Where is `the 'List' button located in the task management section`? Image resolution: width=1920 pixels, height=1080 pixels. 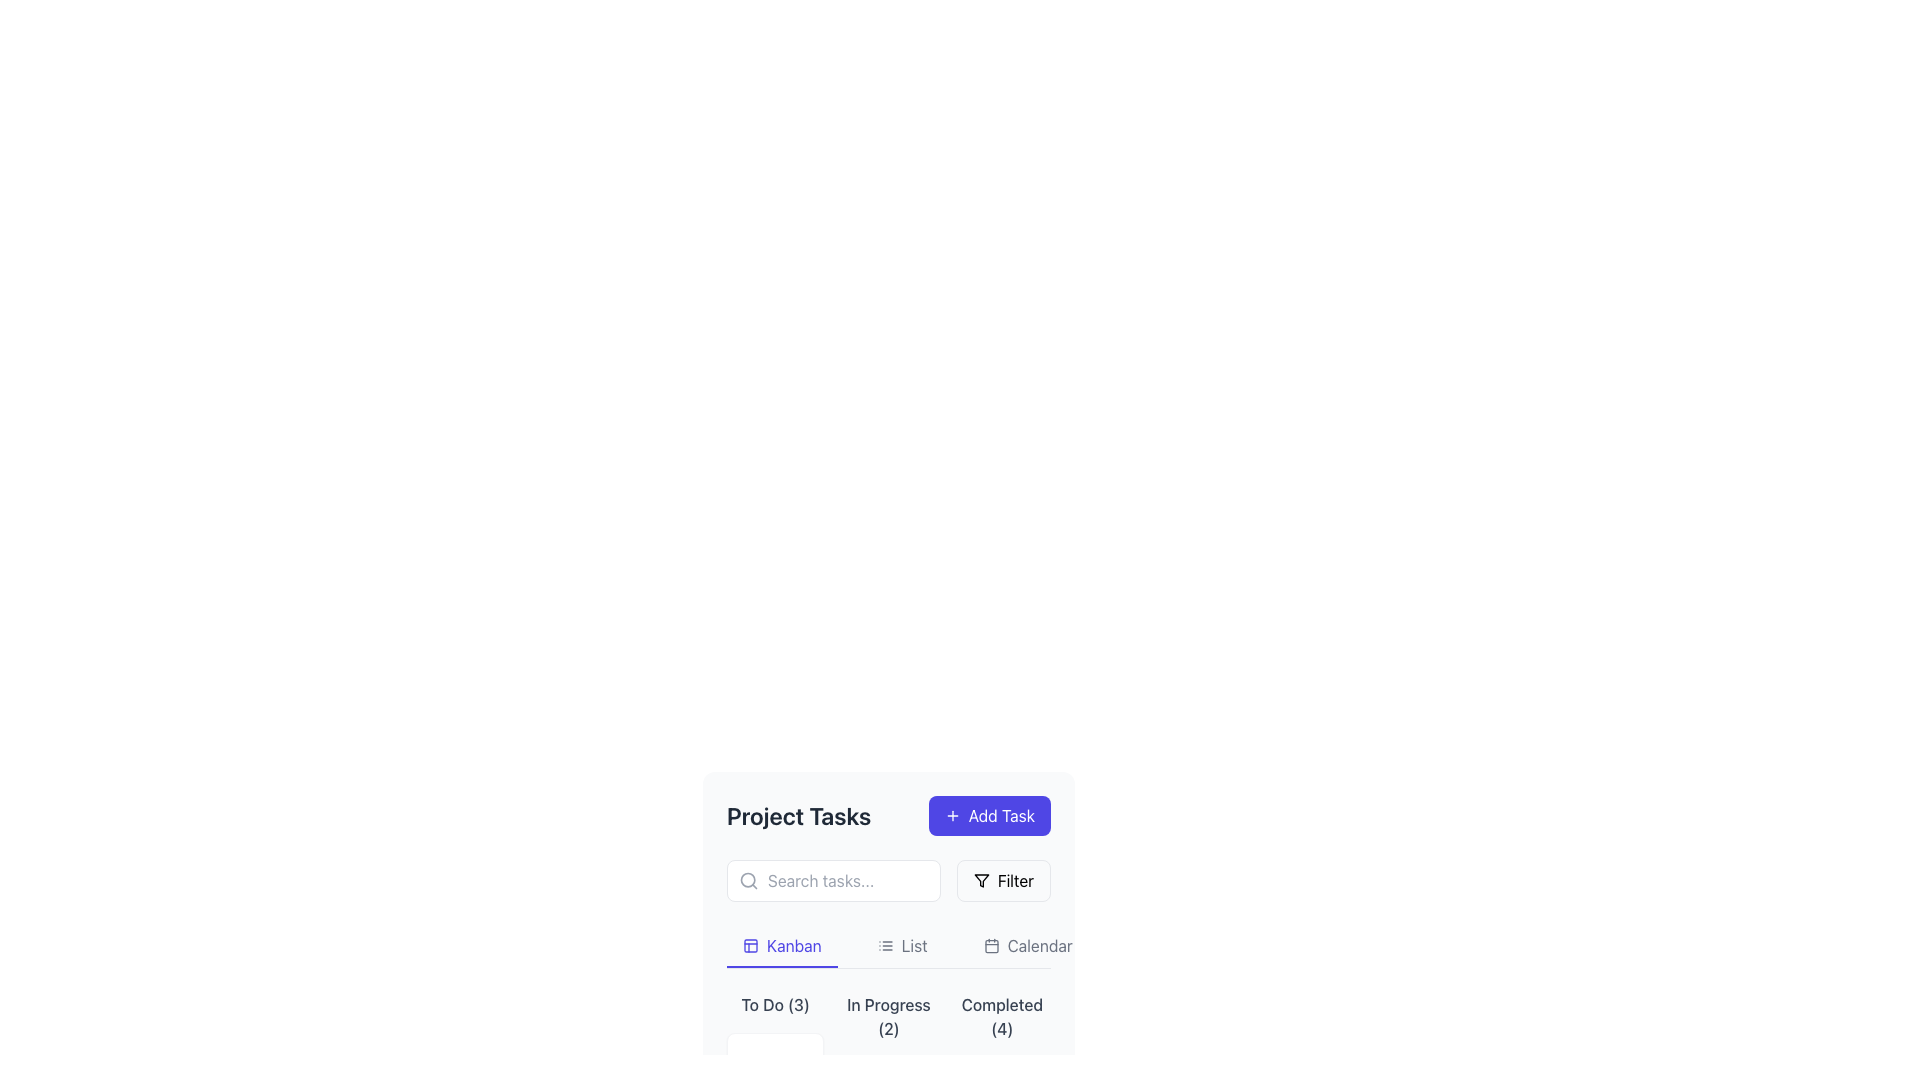
the 'List' button located in the task management section is located at coordinates (901, 946).